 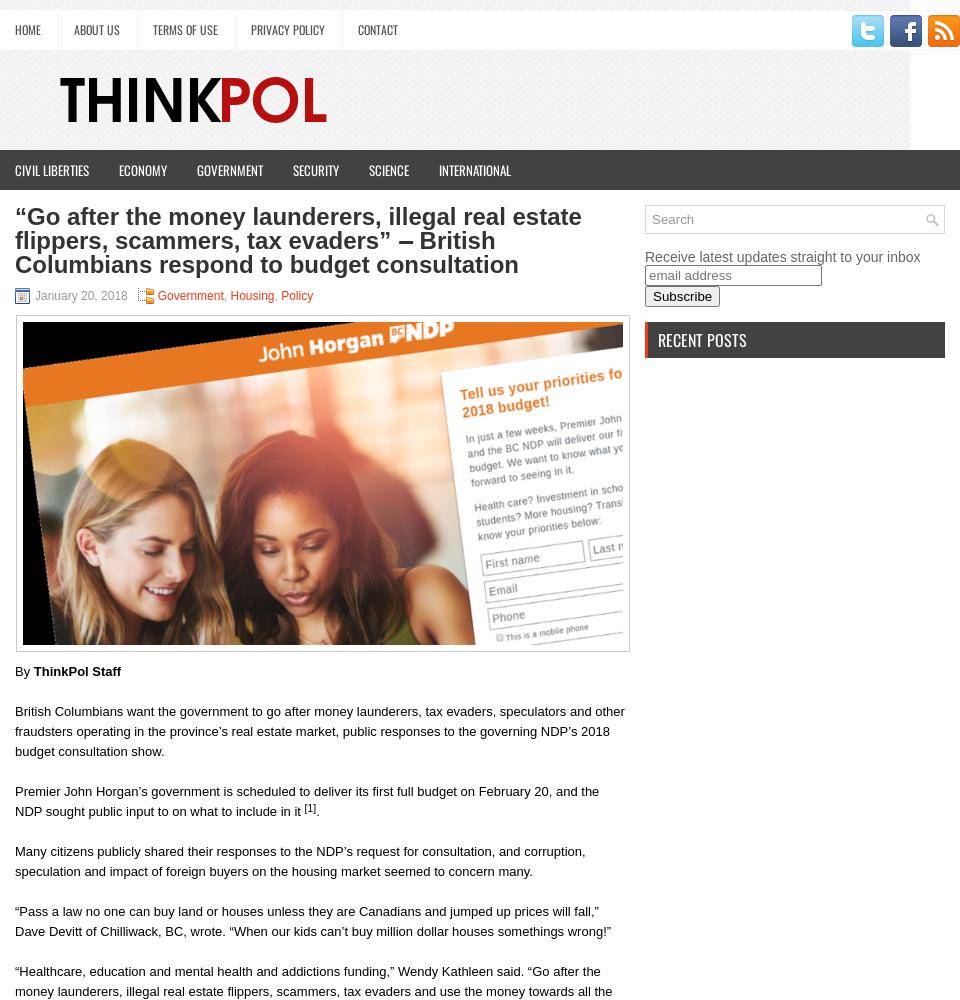 I want to click on 'Receive latest updates straight to your inbox', so click(x=782, y=257).